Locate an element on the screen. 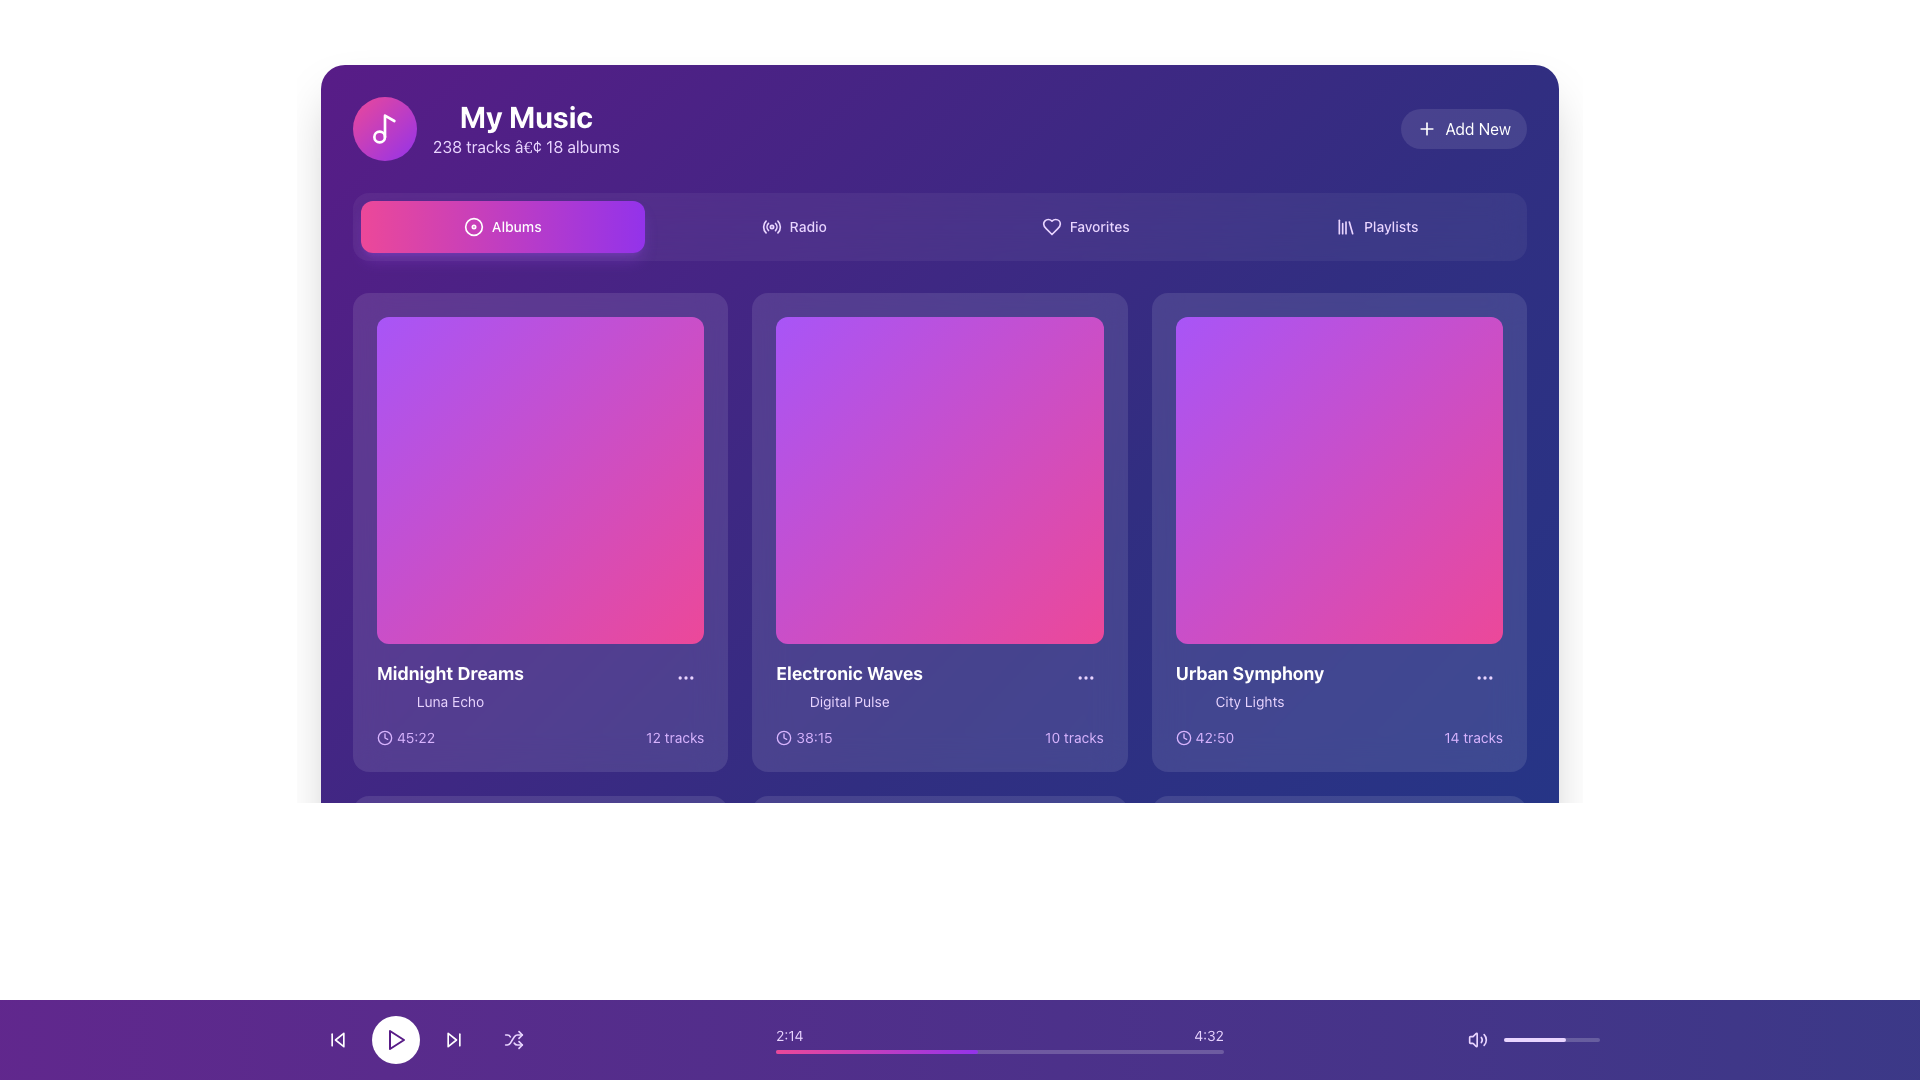 Image resolution: width=1920 pixels, height=1080 pixels. the volume is located at coordinates (1566, 1039).